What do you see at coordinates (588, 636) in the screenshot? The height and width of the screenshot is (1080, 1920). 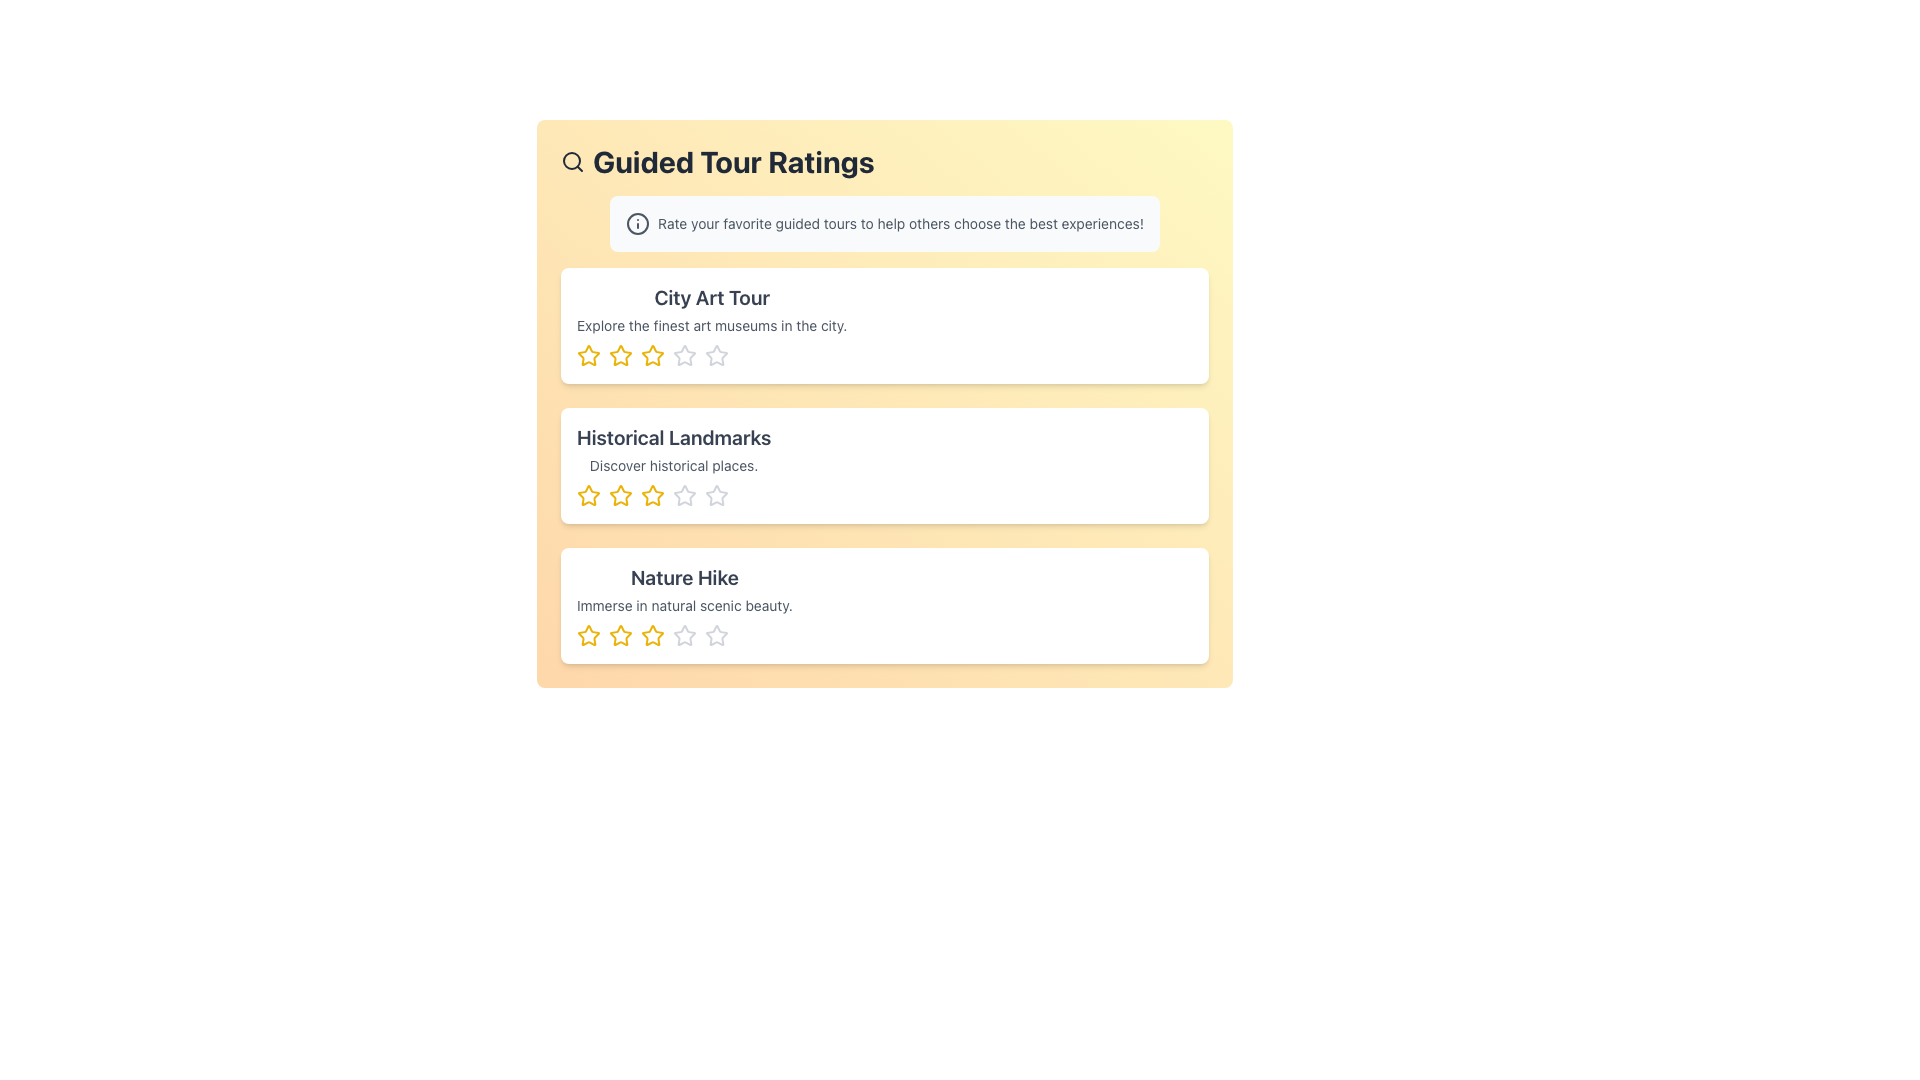 I see `the first yellow star icon in the row of rating stars for the 'Nature Hike' option to rate it` at bounding box center [588, 636].